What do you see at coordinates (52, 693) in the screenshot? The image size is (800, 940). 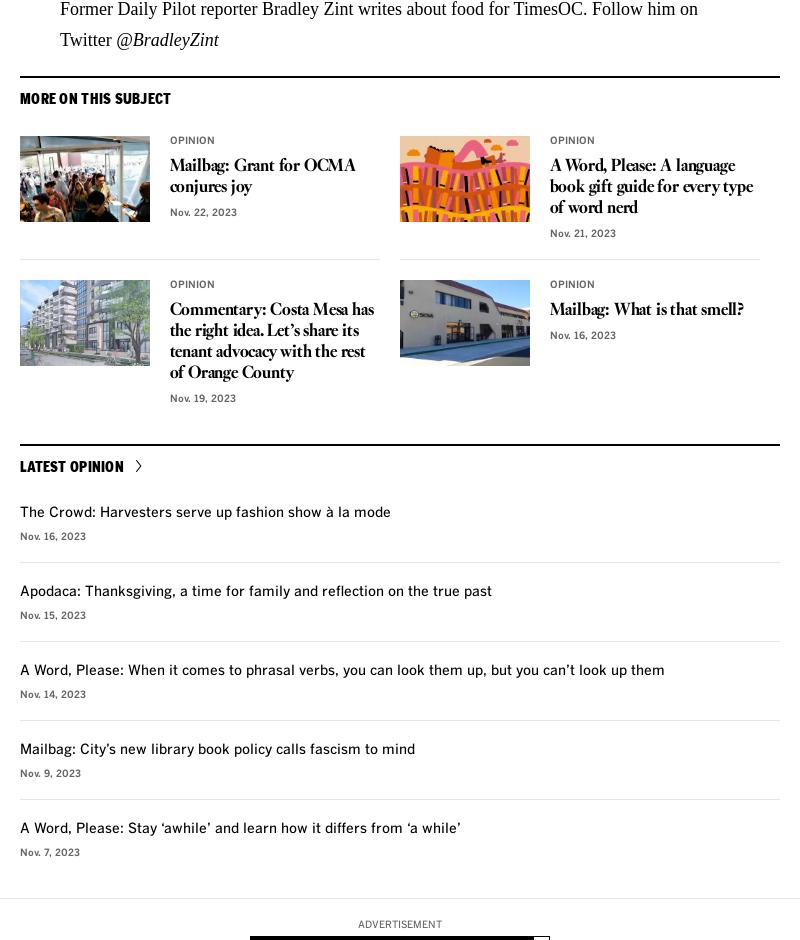 I see `'Nov. 14, 2023'` at bounding box center [52, 693].